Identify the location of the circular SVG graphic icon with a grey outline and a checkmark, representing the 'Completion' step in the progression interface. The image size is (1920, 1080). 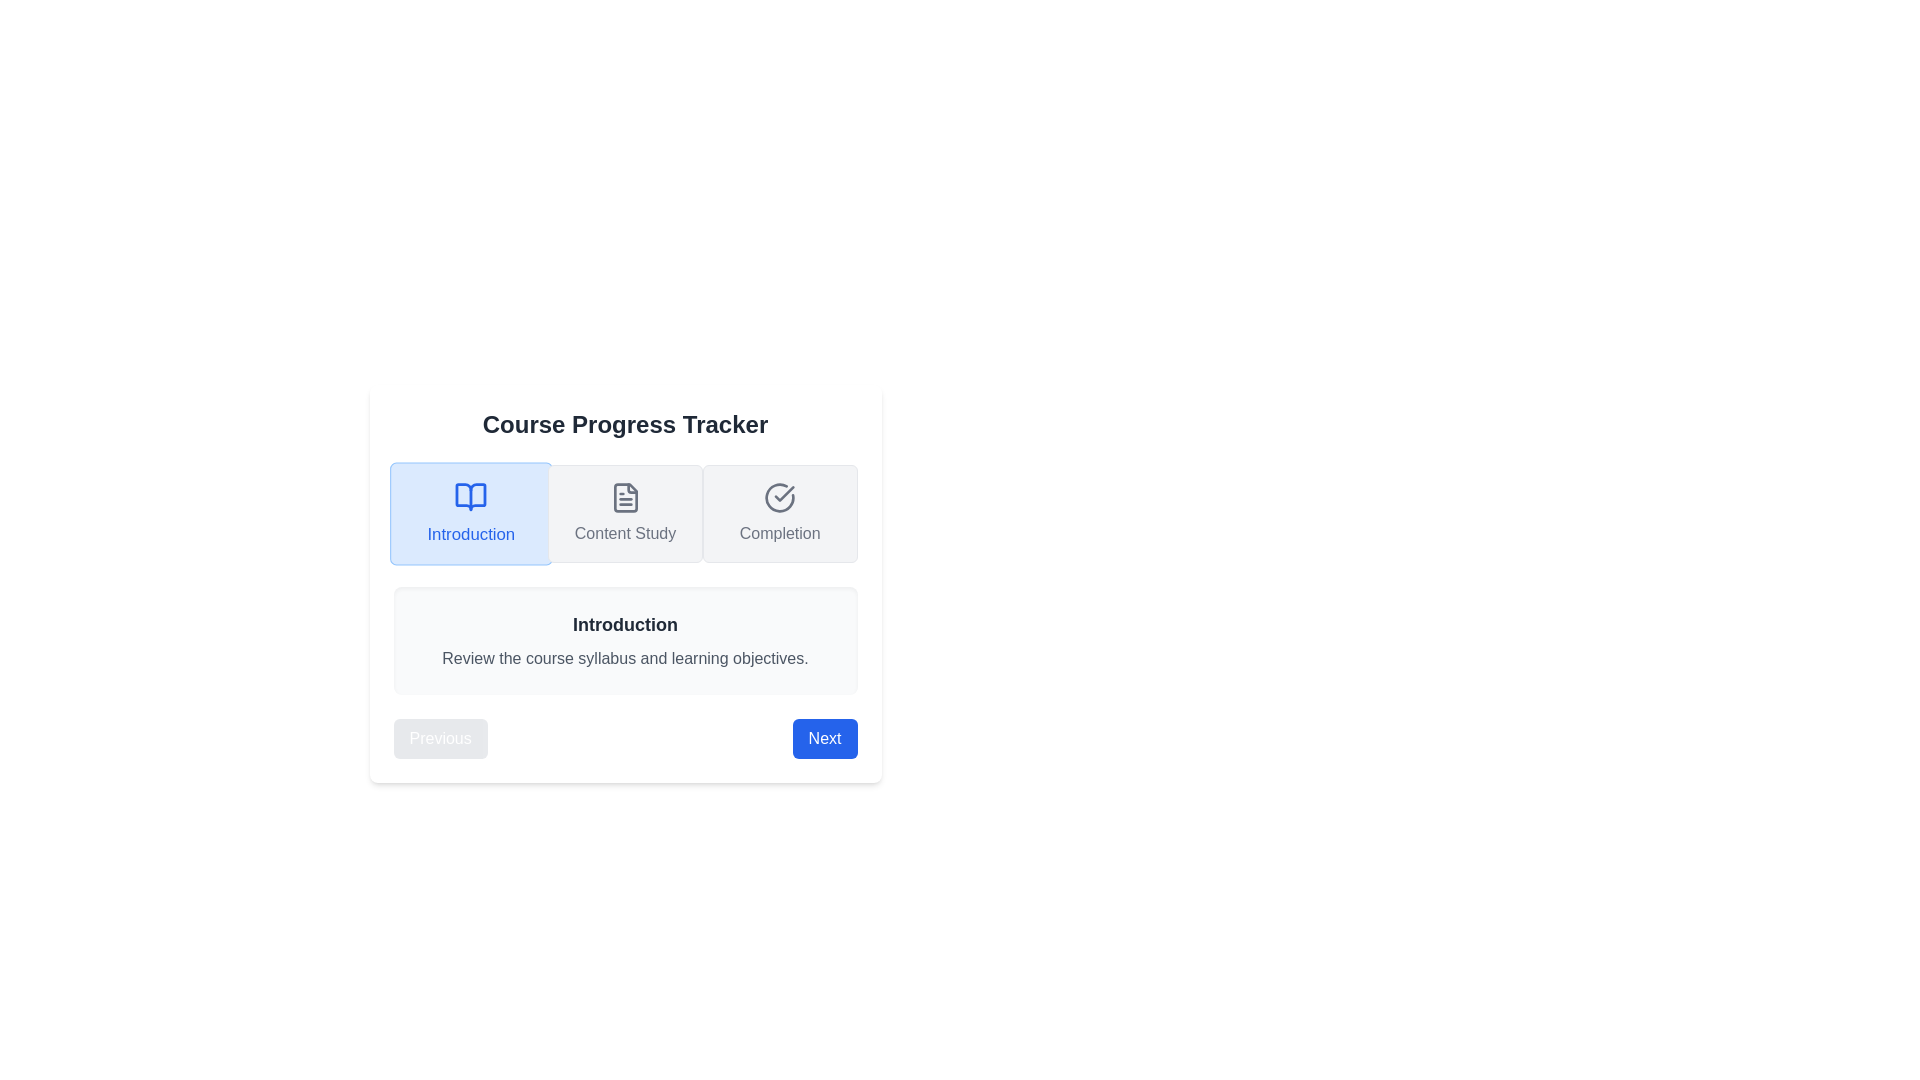
(779, 496).